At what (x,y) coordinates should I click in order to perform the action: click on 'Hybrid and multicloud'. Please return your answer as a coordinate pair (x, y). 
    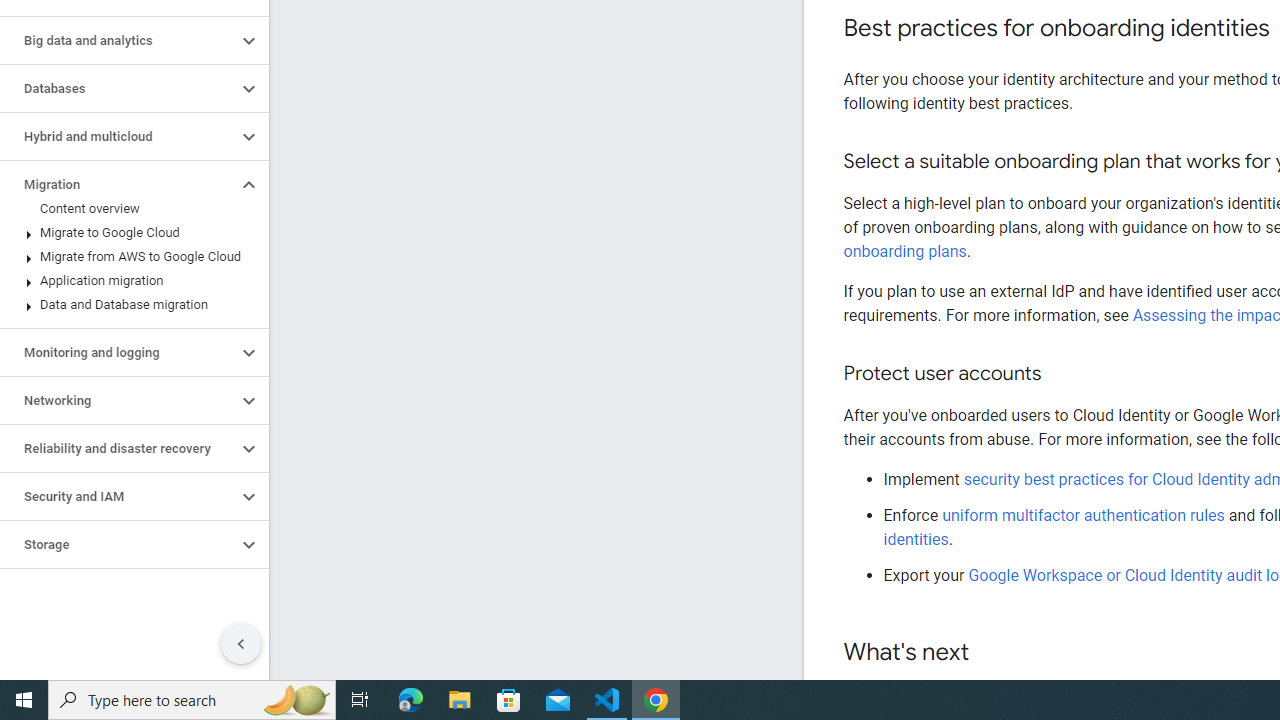
    Looking at the image, I should click on (117, 136).